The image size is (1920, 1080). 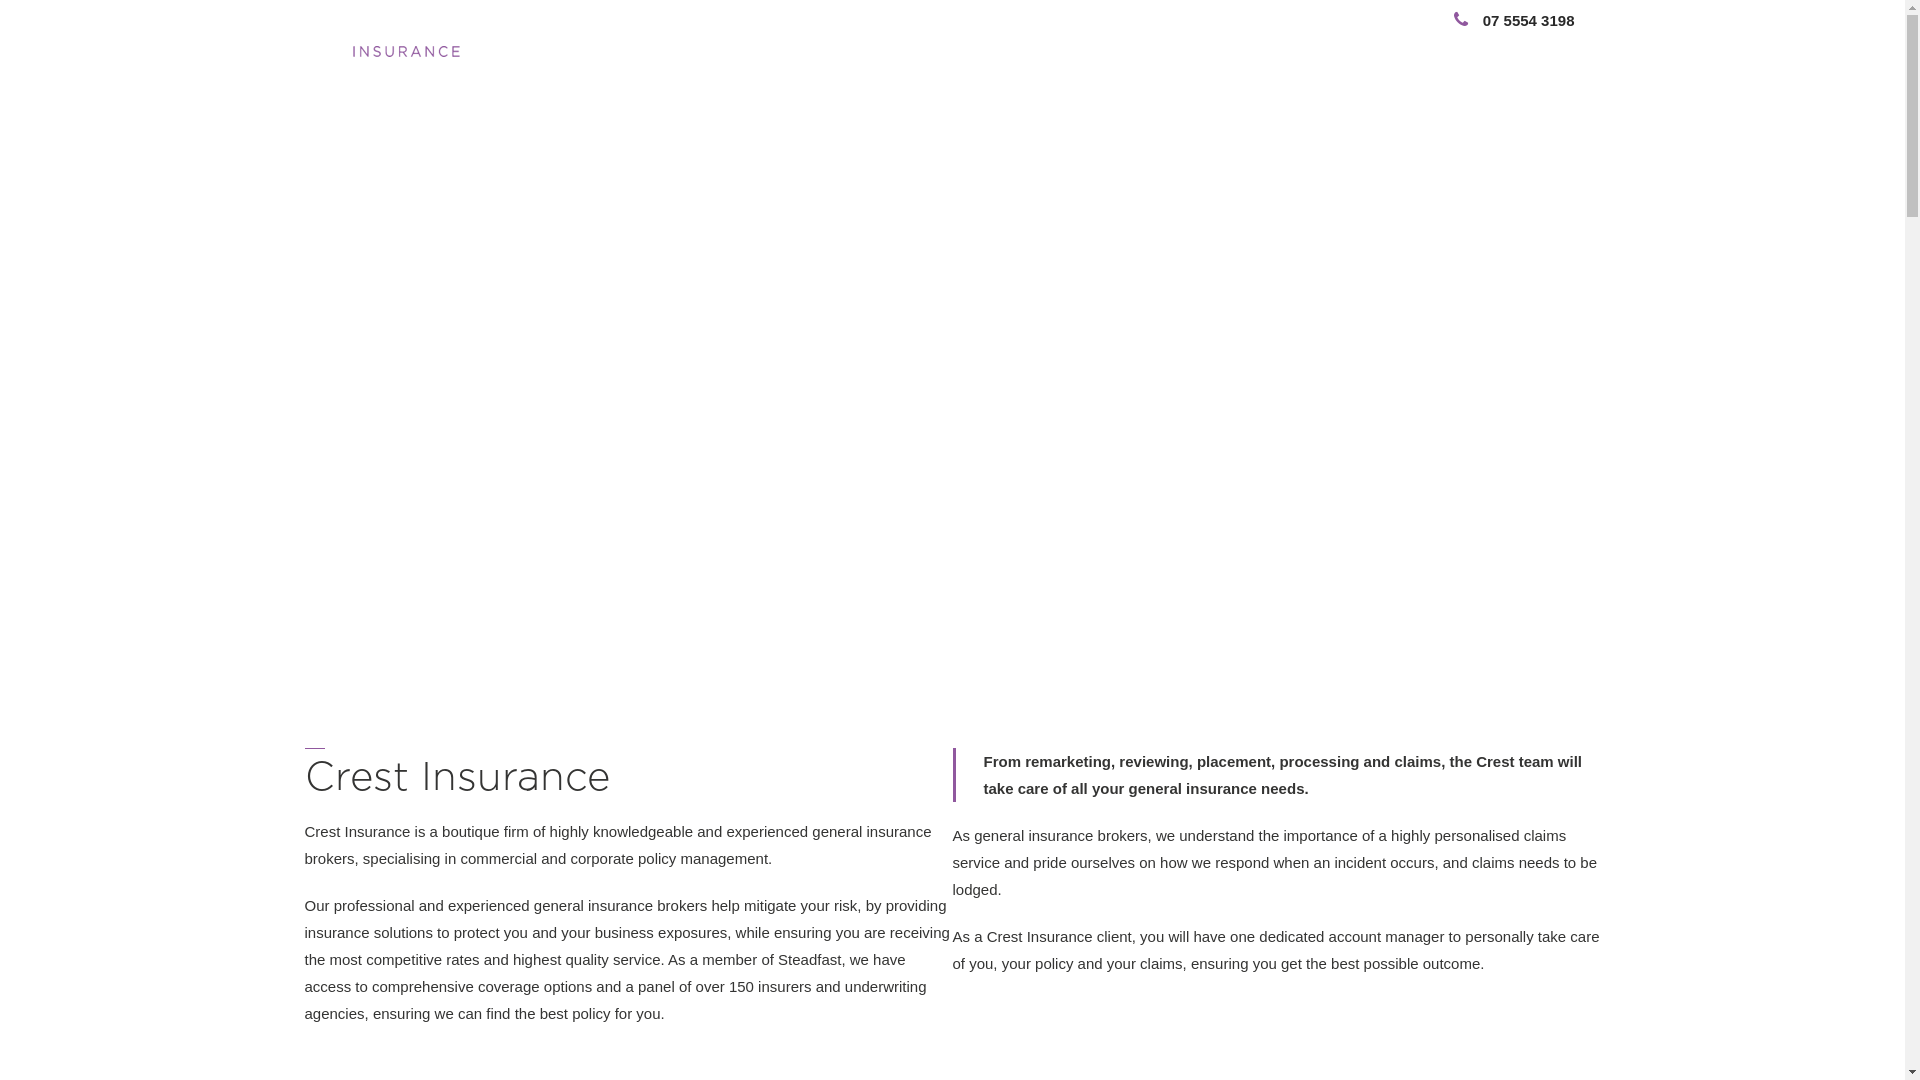 What do you see at coordinates (1427, 20) in the screenshot?
I see `'07 5554 3198'` at bounding box center [1427, 20].